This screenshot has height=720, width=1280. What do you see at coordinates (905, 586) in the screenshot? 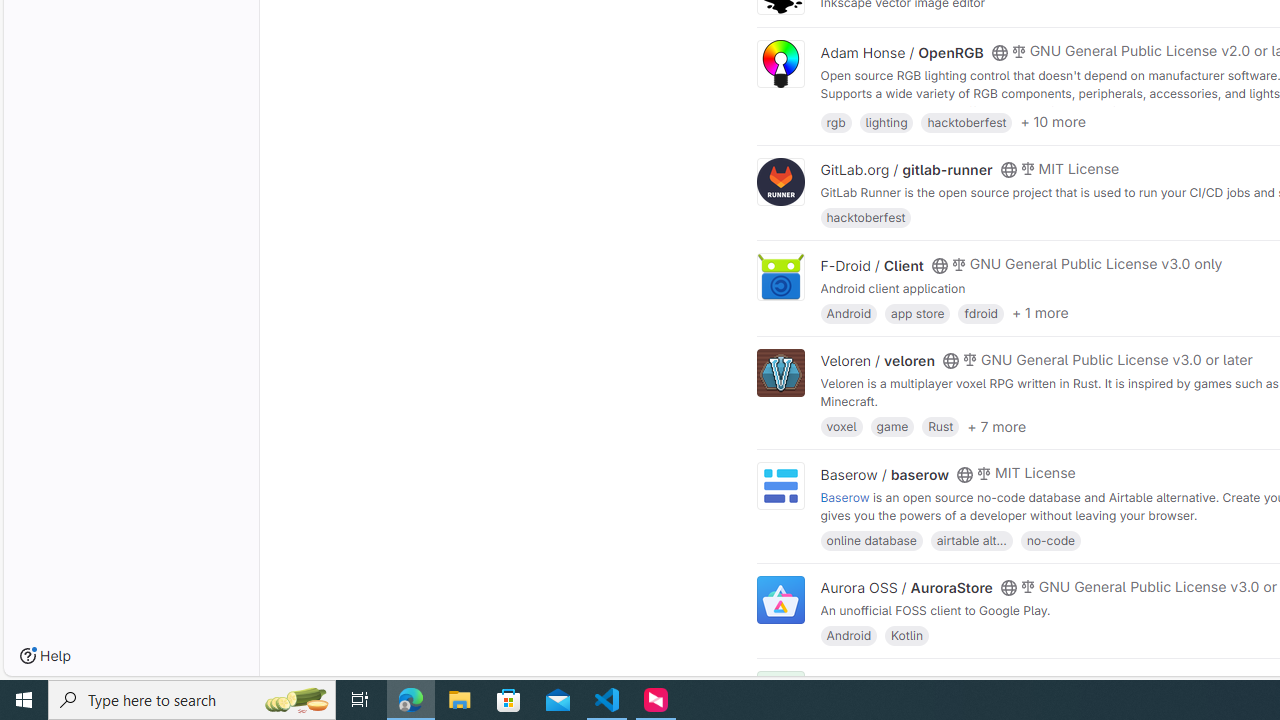
I see `'Aurora OSS / AuroraStore'` at bounding box center [905, 586].